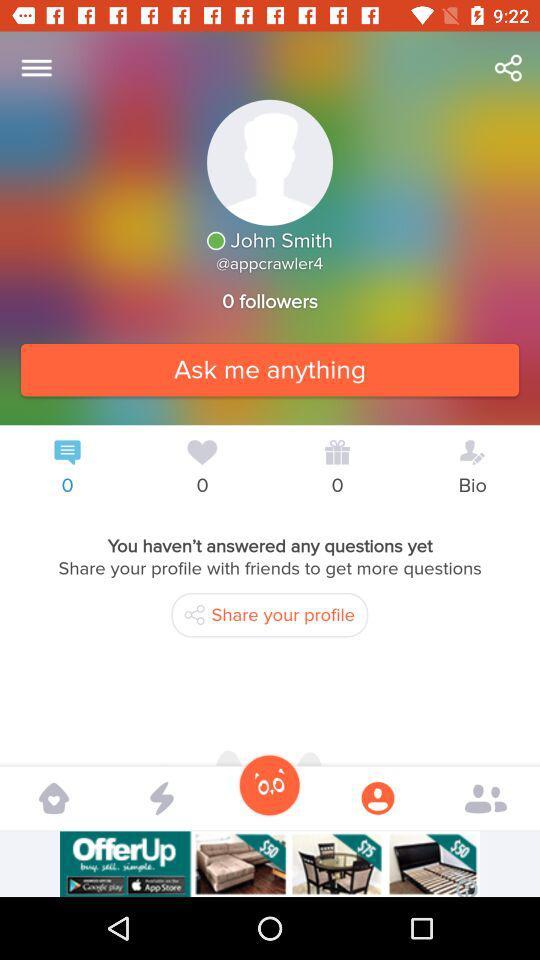 The width and height of the screenshot is (540, 960). What do you see at coordinates (269, 785) in the screenshot?
I see `the emoji icon` at bounding box center [269, 785].